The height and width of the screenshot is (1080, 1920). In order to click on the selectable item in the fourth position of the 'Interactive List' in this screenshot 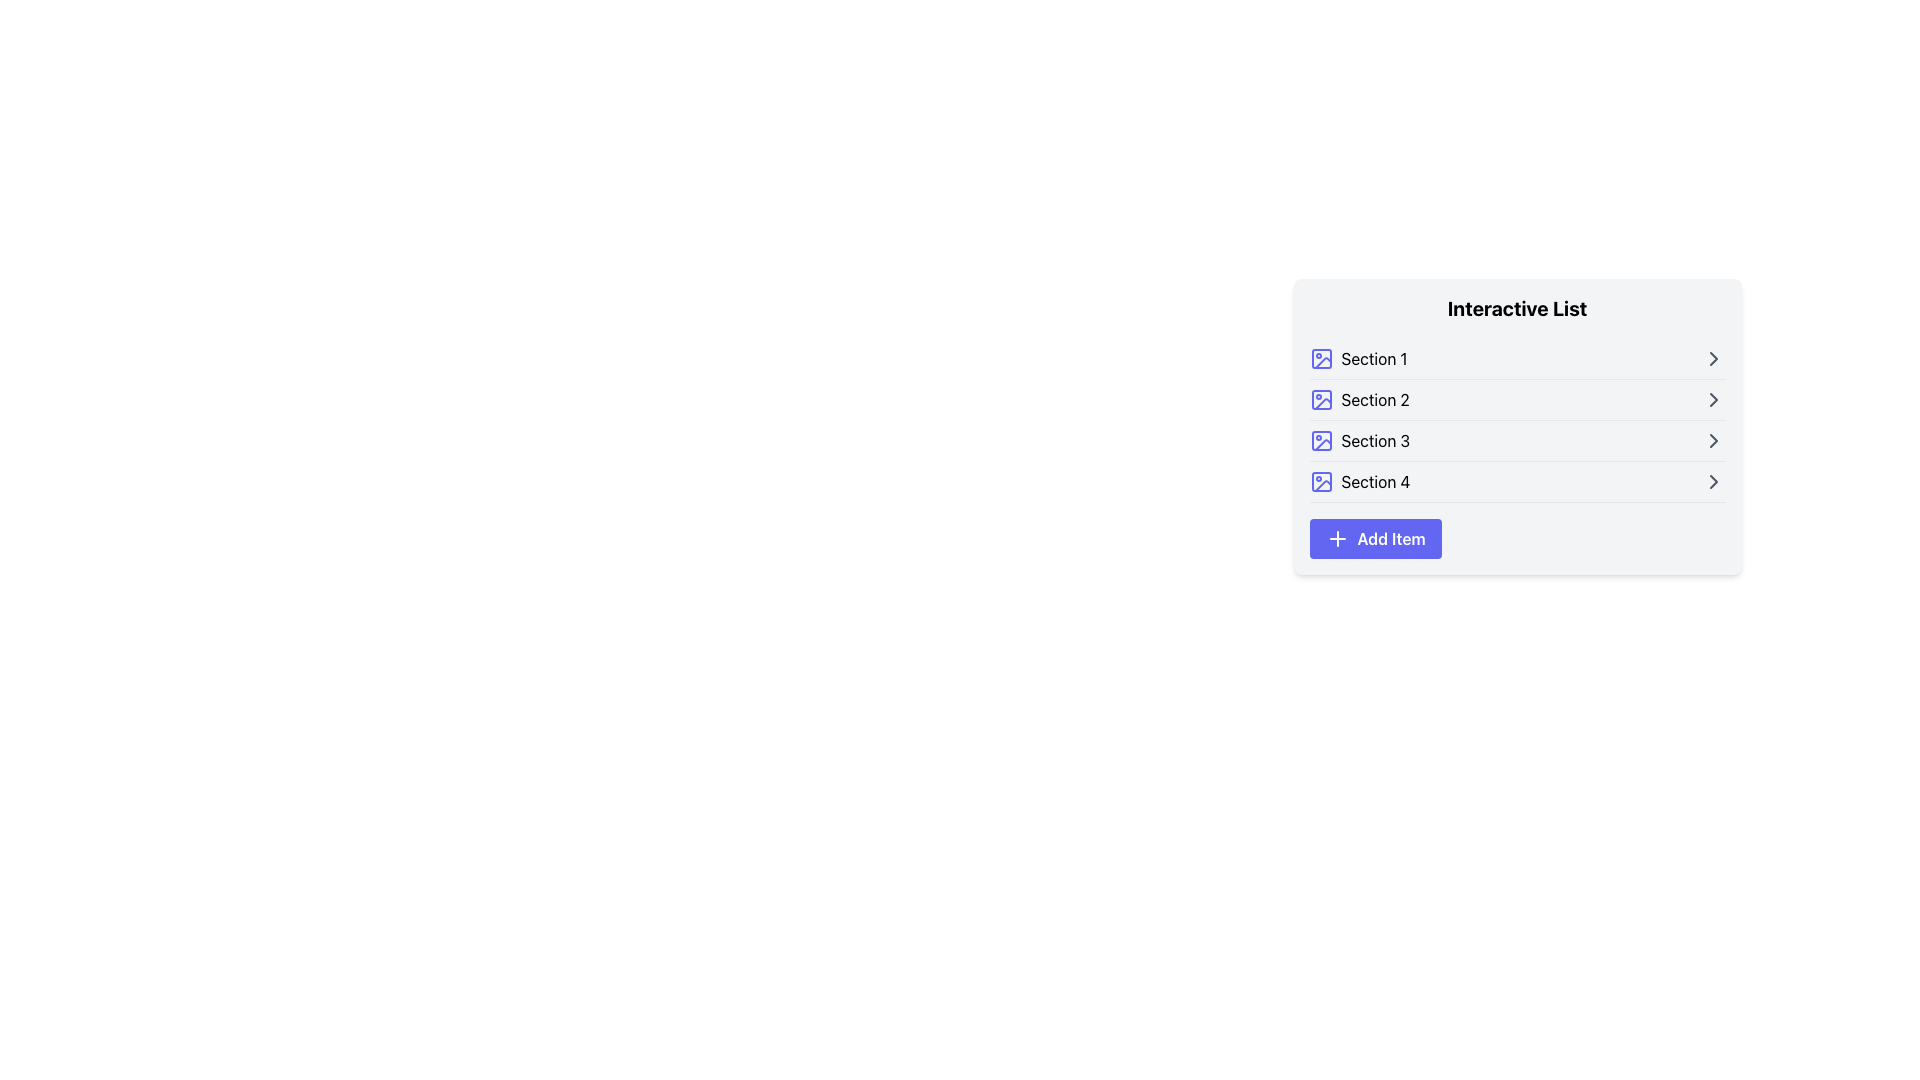, I will do `click(1517, 482)`.